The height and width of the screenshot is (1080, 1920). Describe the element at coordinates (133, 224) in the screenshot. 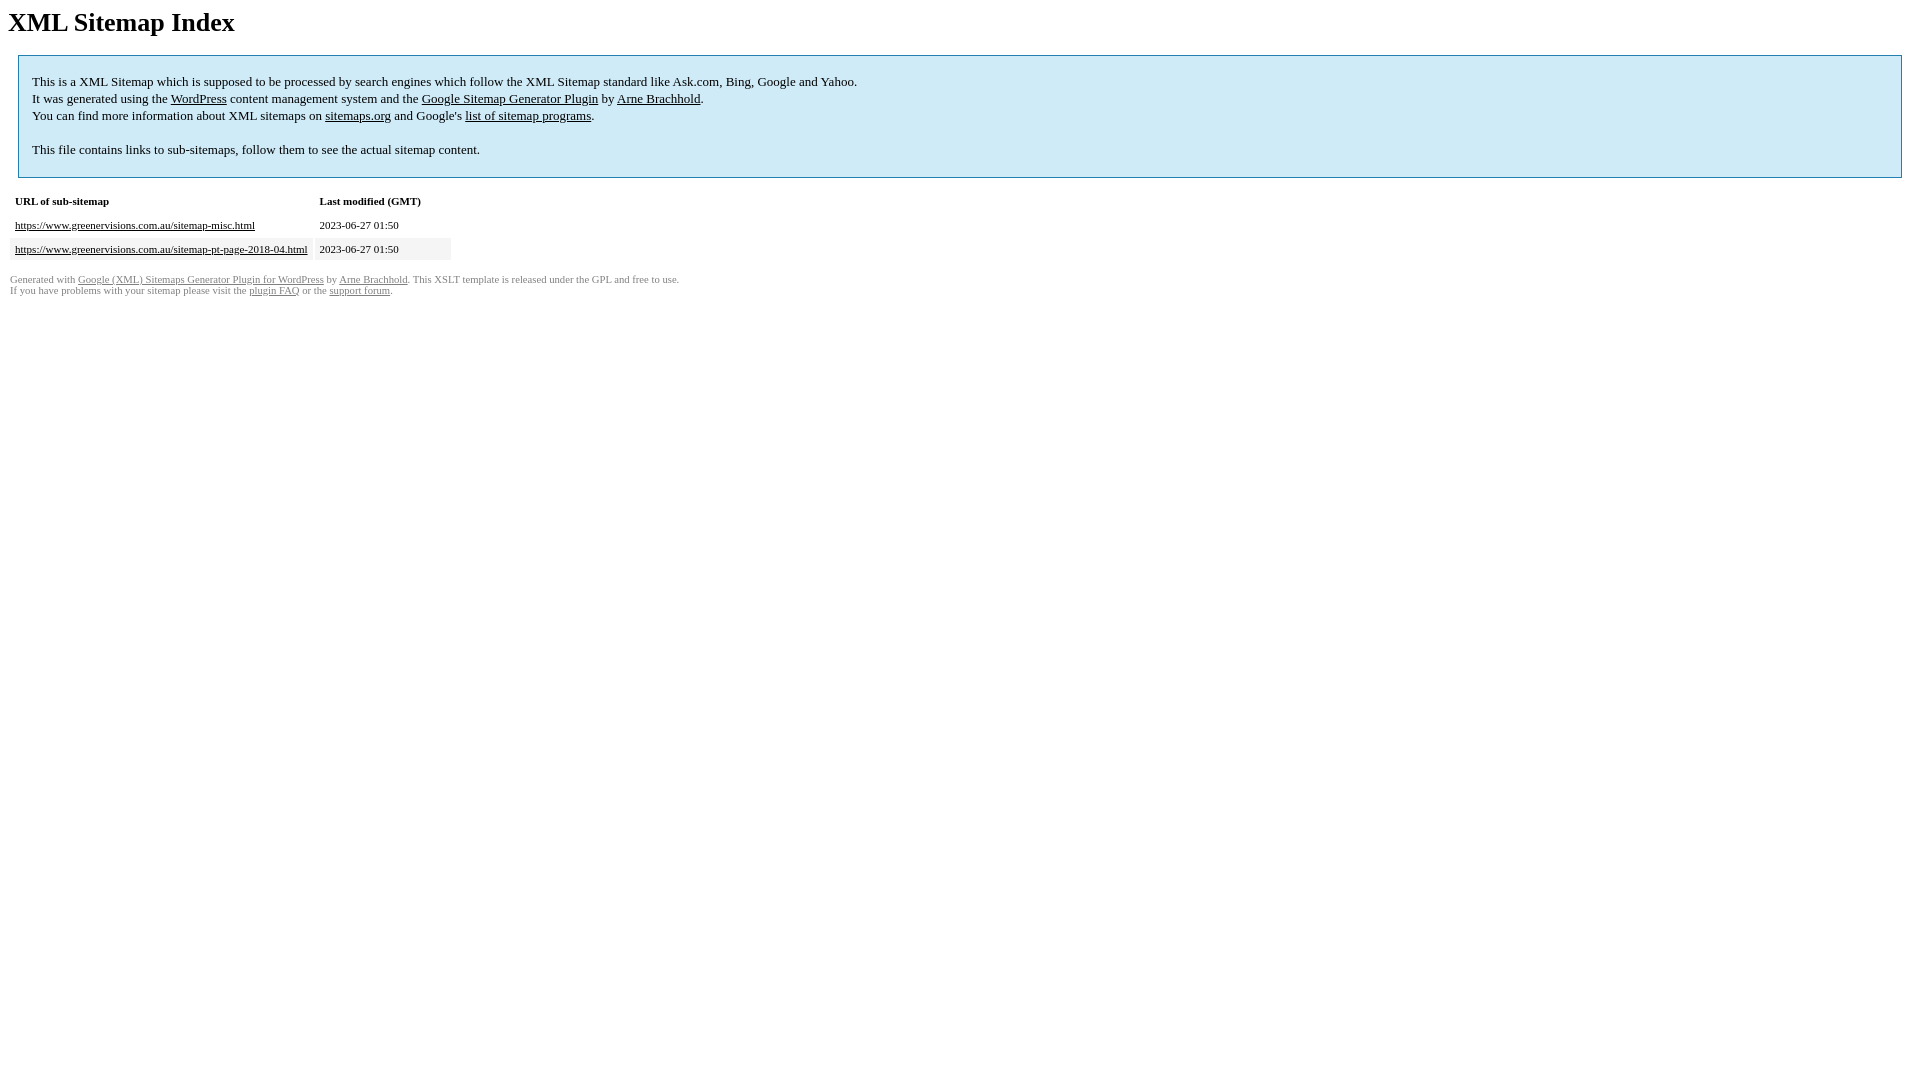

I see `'https://www.greenervisions.com.au/sitemap-misc.html'` at that location.